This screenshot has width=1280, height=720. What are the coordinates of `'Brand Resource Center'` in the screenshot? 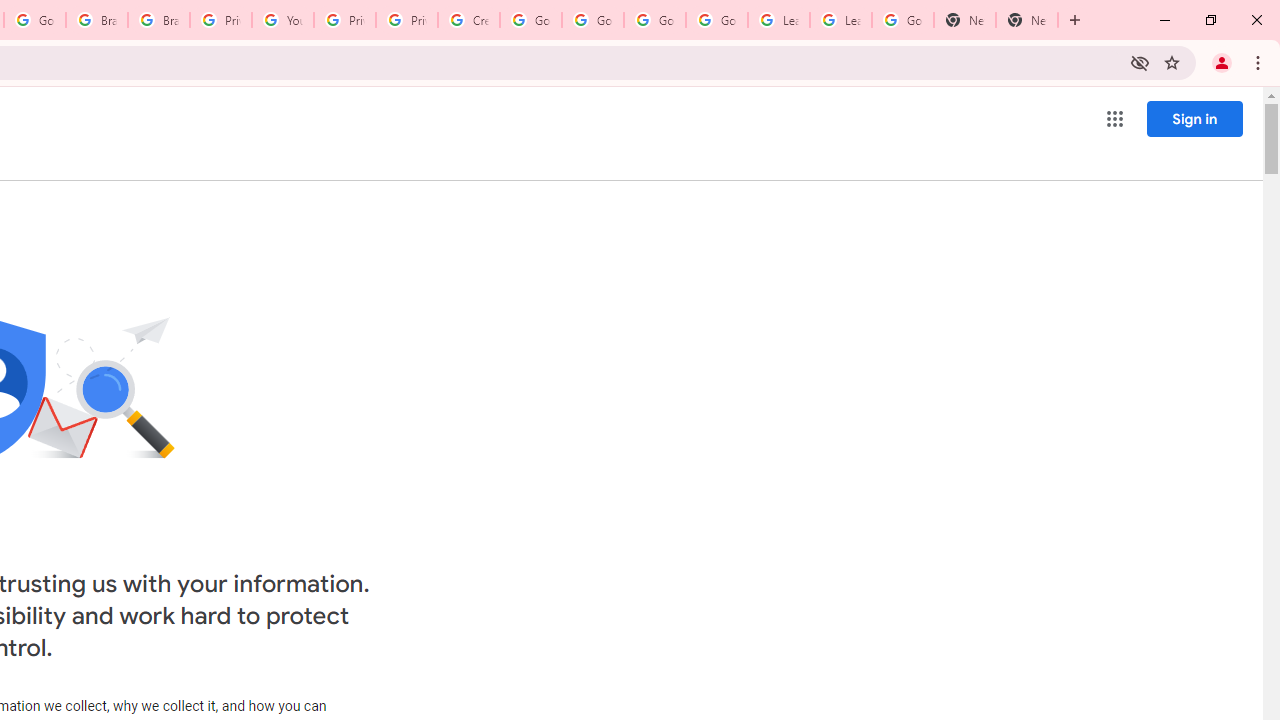 It's located at (157, 20).